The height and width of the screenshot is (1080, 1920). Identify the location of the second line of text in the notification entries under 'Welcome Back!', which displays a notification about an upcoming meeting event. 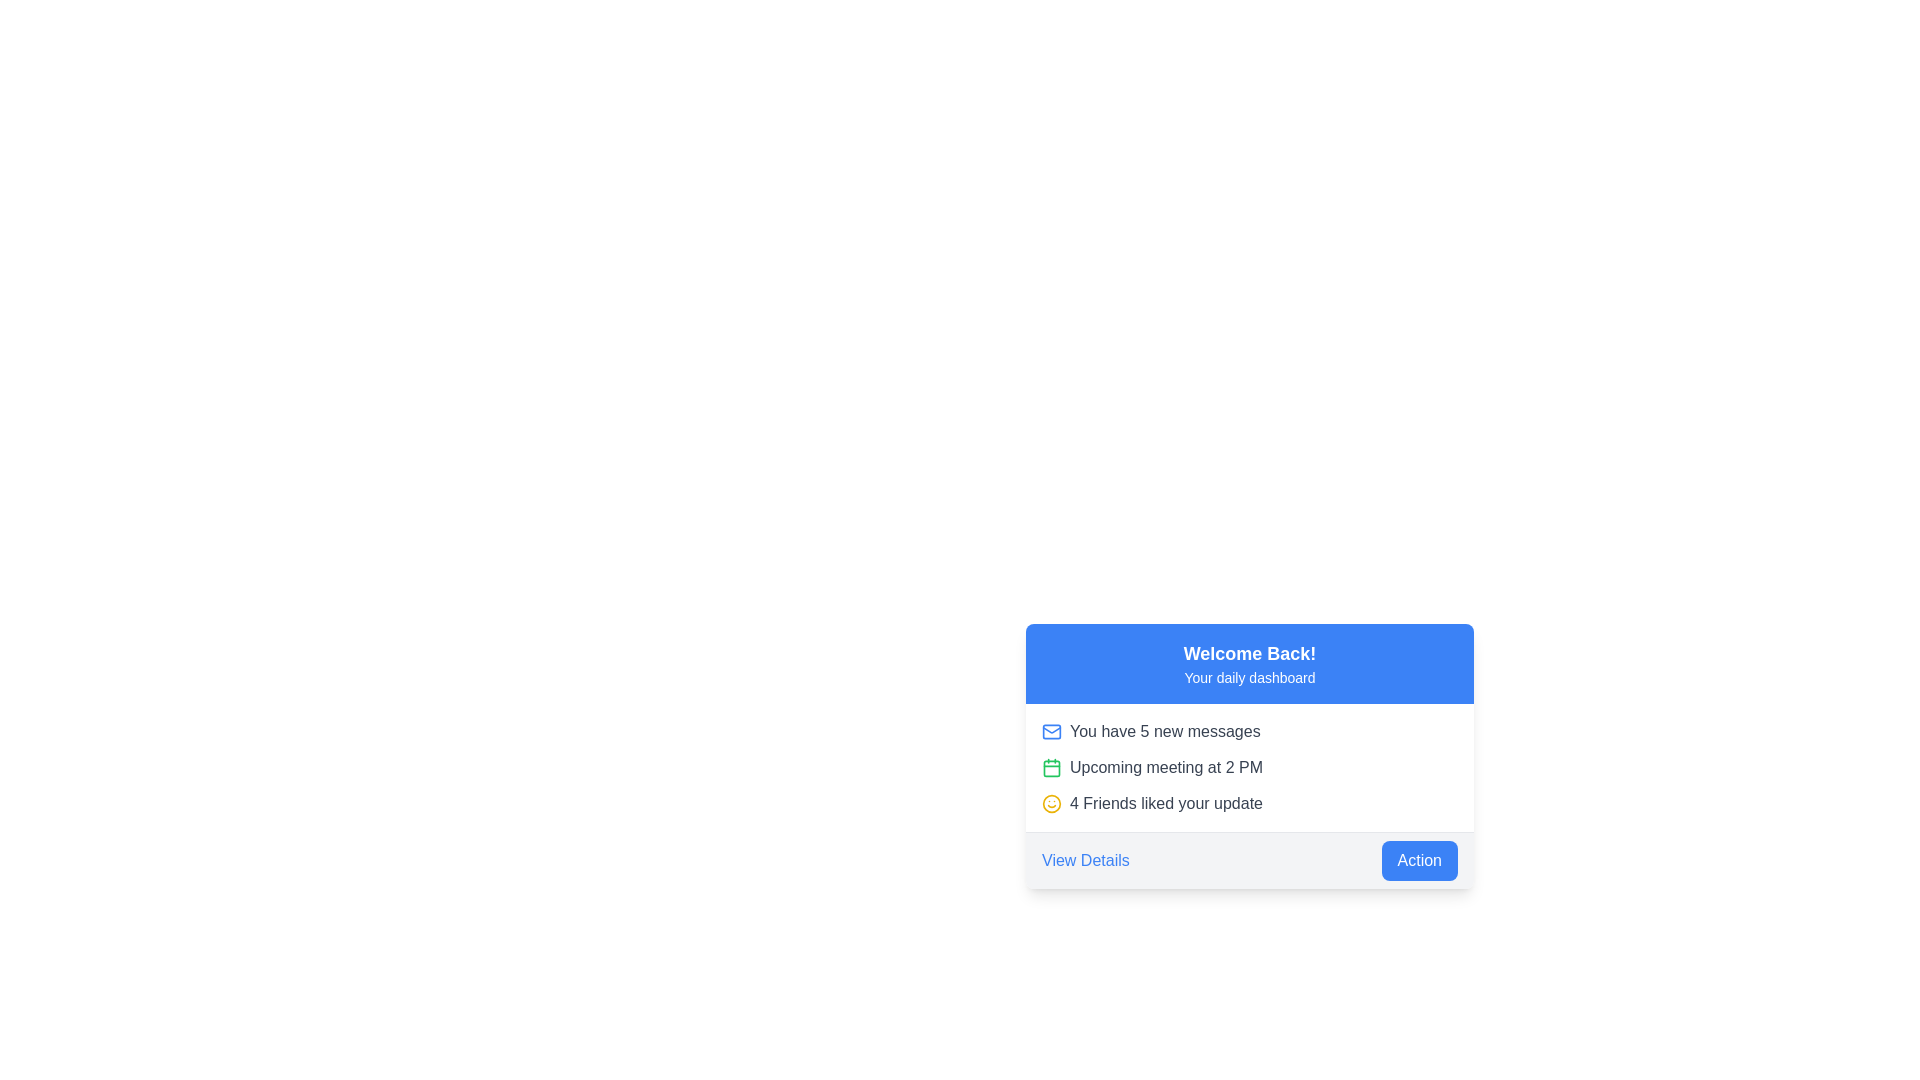
(1166, 766).